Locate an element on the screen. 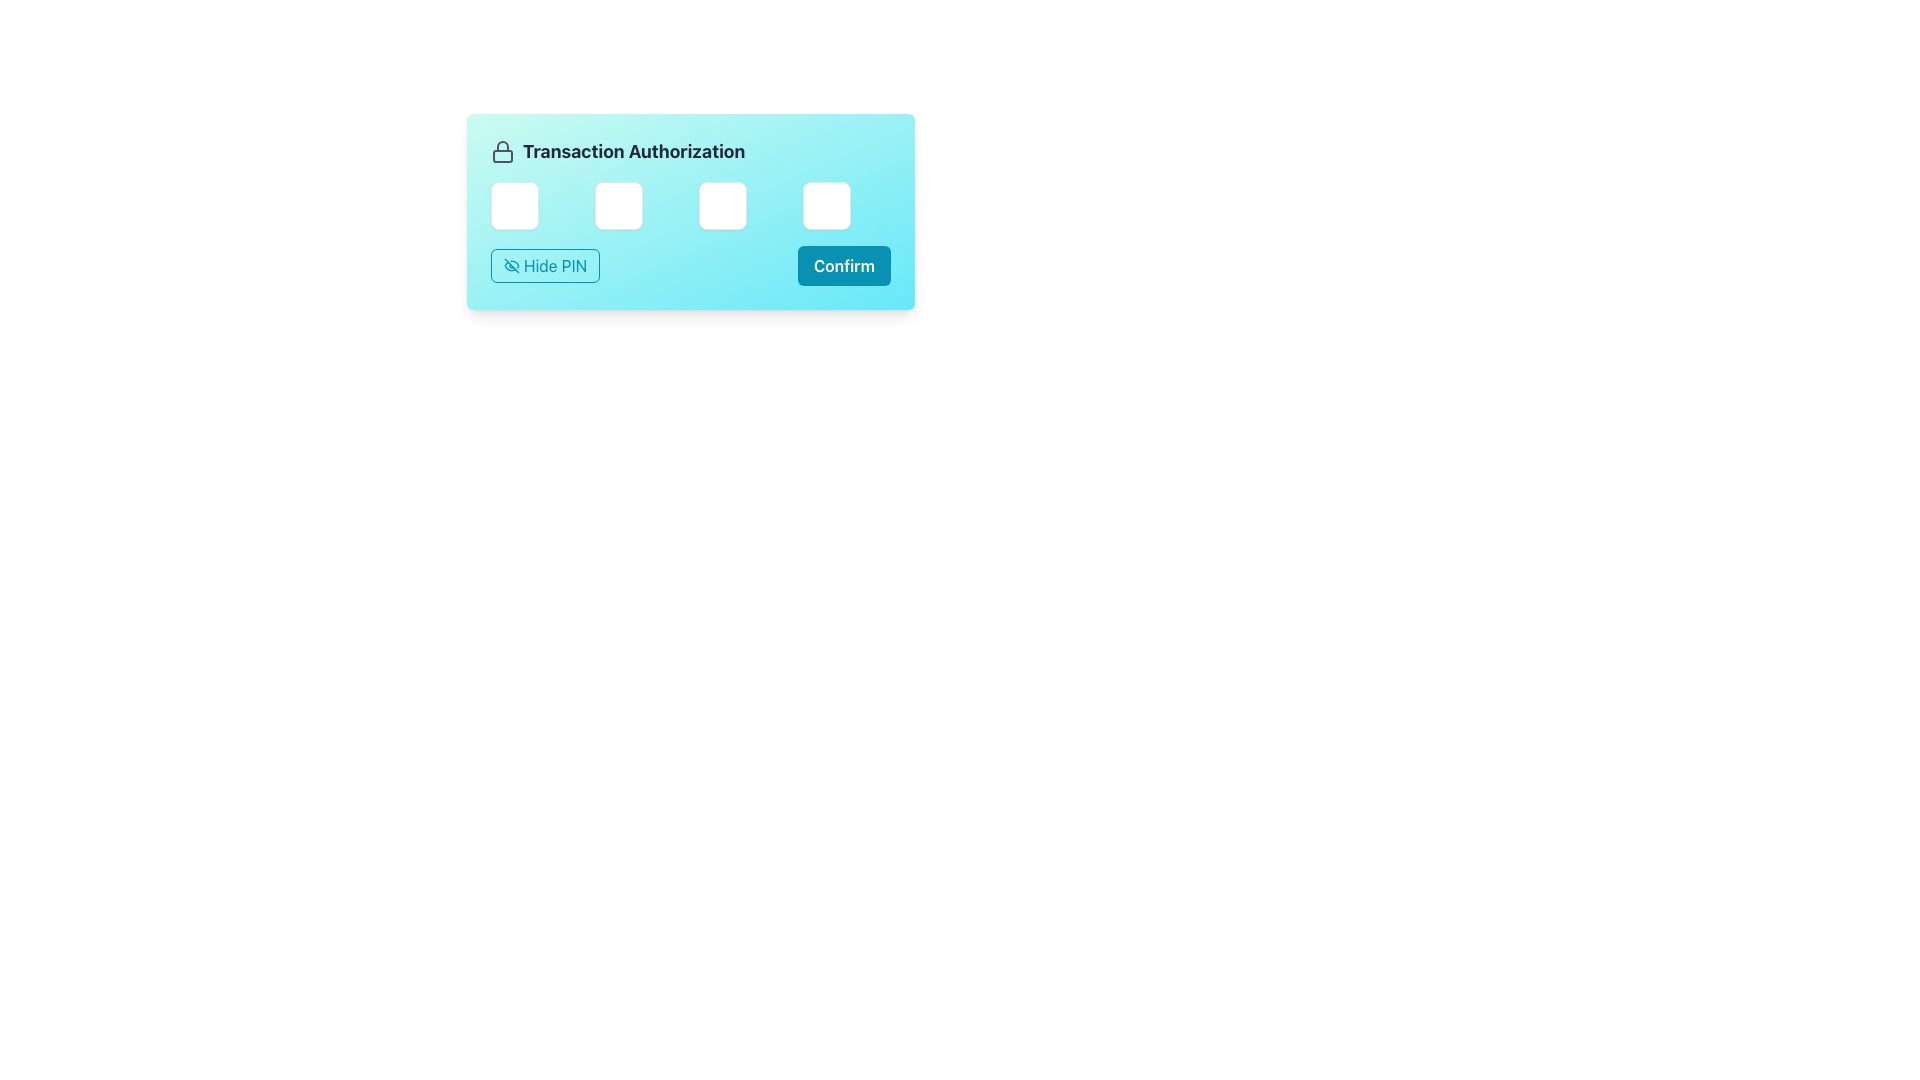  the 'Hide PIN' button which has a cyan border, rounded edges, an eye icon with a line through it, and is located below the PIN input fields in the transaction authorization interface is located at coordinates (545, 265).